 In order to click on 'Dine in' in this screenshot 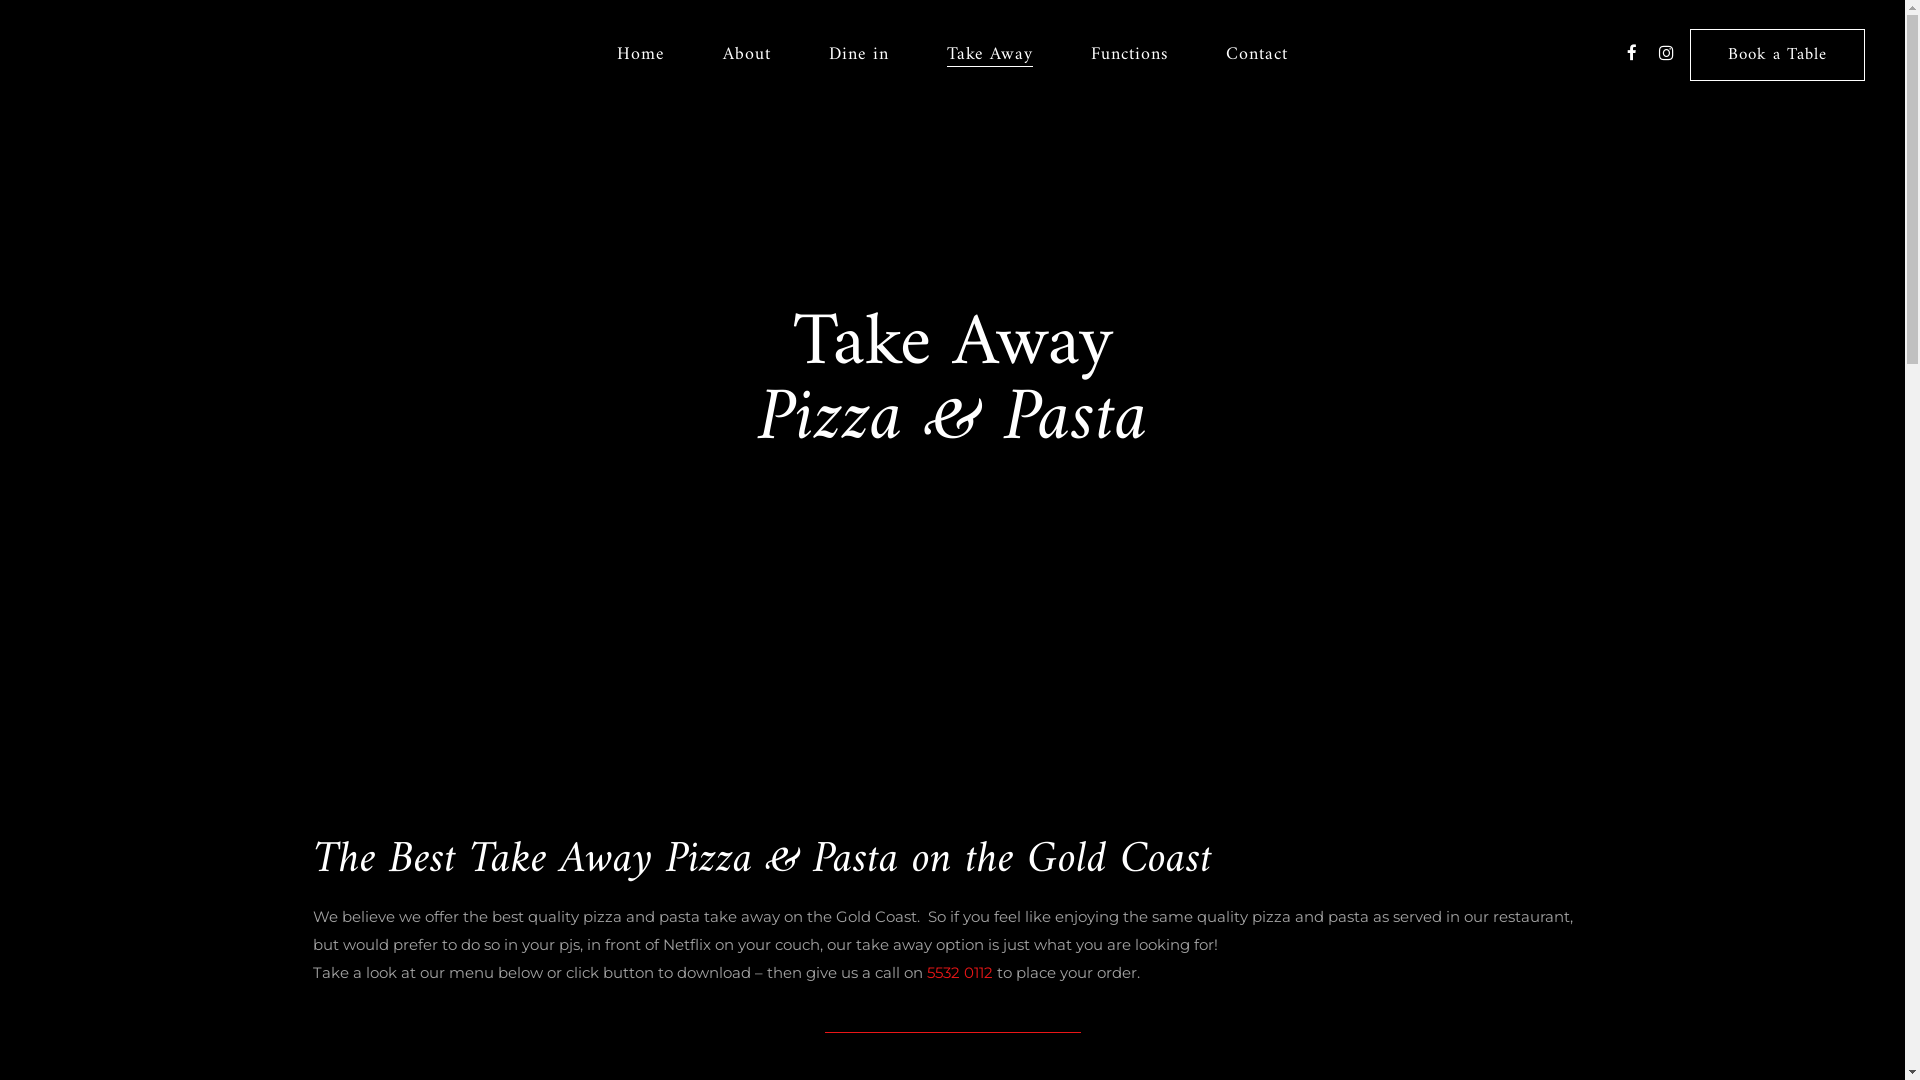, I will do `click(859, 53)`.